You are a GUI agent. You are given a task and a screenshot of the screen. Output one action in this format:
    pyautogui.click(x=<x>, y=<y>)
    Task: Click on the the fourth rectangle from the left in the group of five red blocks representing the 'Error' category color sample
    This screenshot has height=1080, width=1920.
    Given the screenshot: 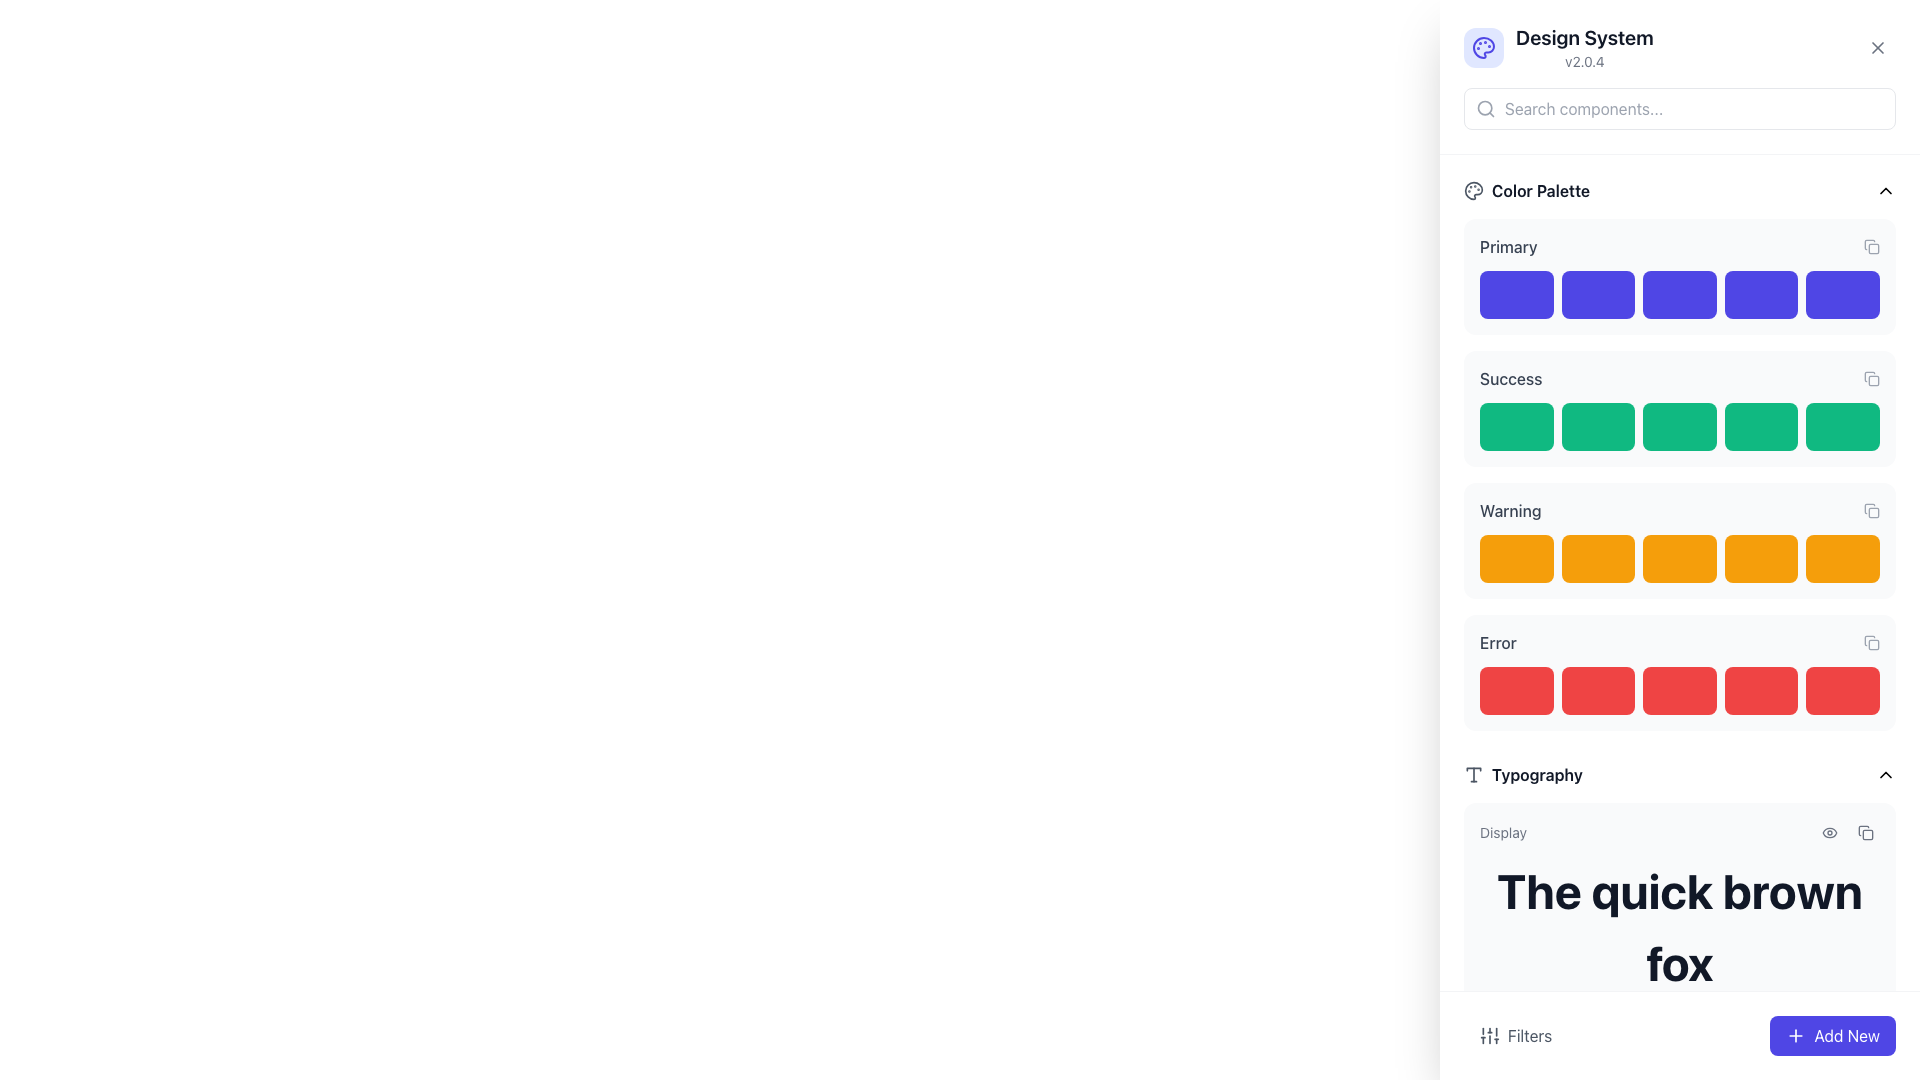 What is the action you would take?
    pyautogui.click(x=1761, y=689)
    